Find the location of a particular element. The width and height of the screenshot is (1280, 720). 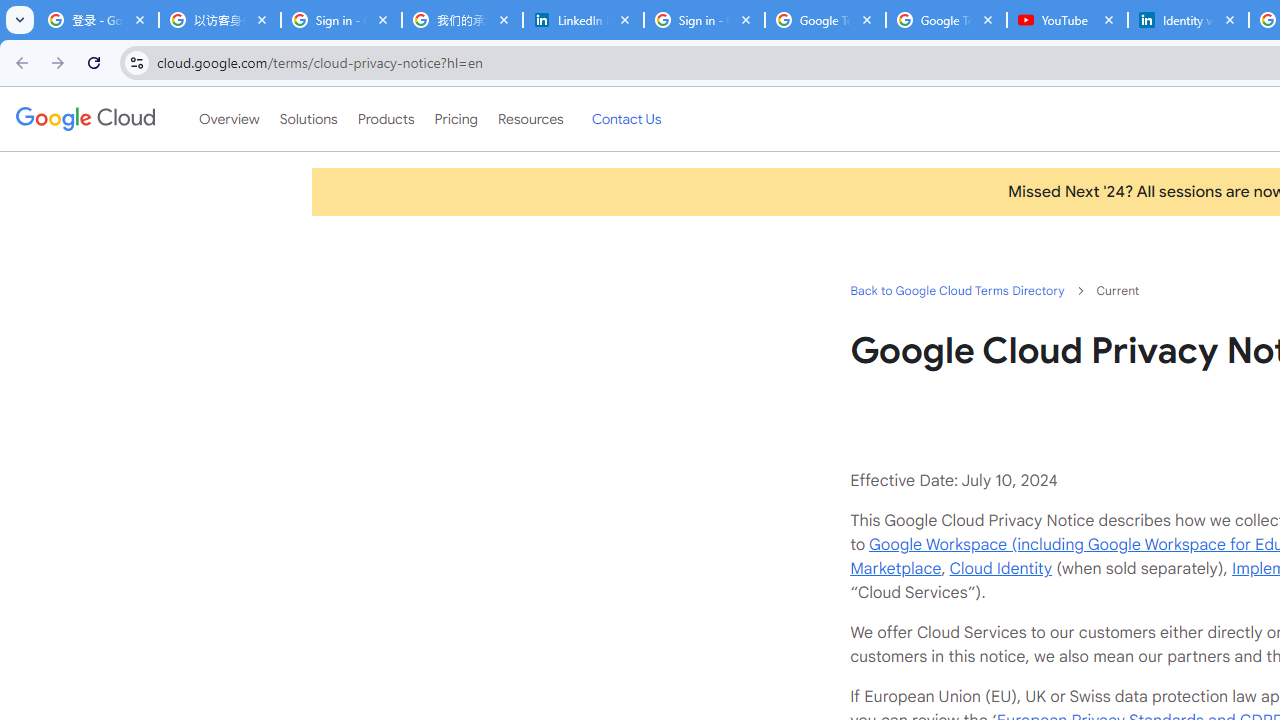

'LinkedIn Privacy Policy' is located at coordinates (582, 20).